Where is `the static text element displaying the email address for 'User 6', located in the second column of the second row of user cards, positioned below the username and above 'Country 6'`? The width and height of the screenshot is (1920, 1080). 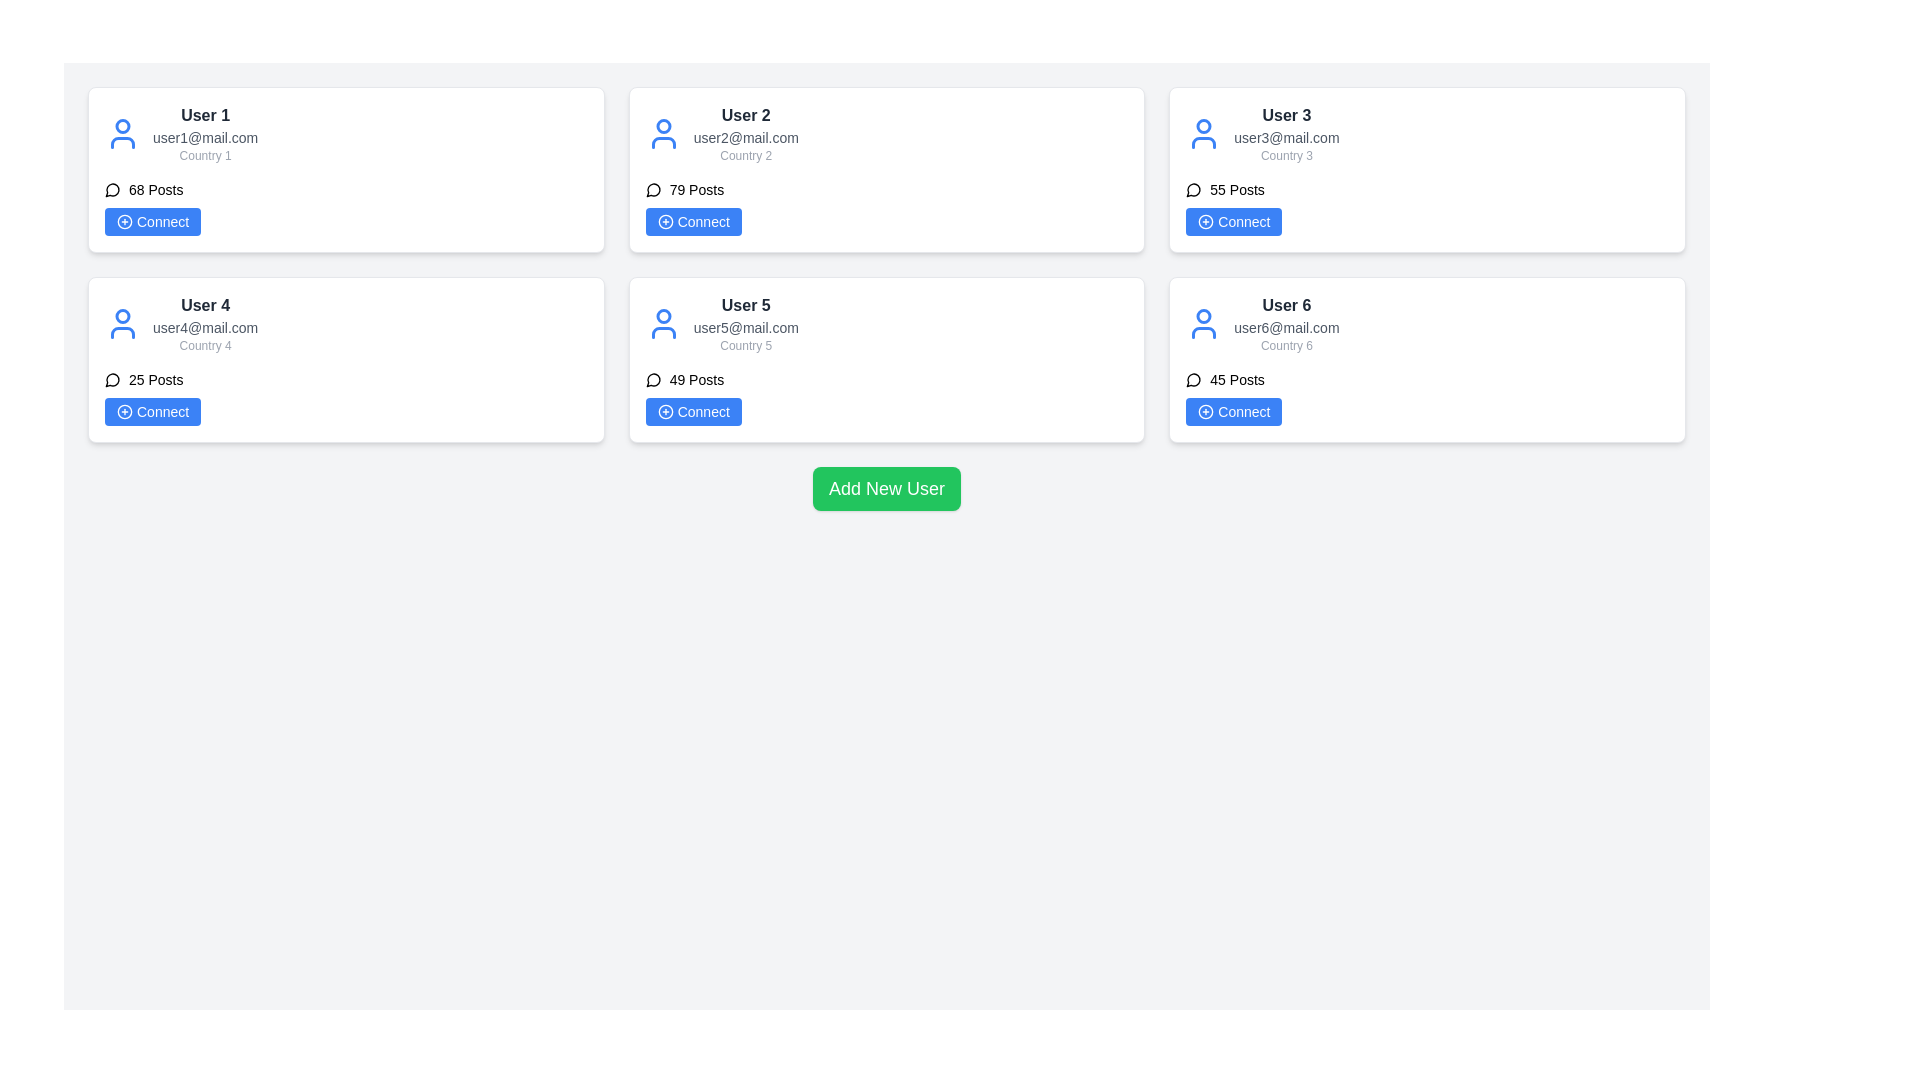
the static text element displaying the email address for 'User 6', located in the second column of the second row of user cards, positioned below the username and above 'Country 6' is located at coordinates (1286, 326).